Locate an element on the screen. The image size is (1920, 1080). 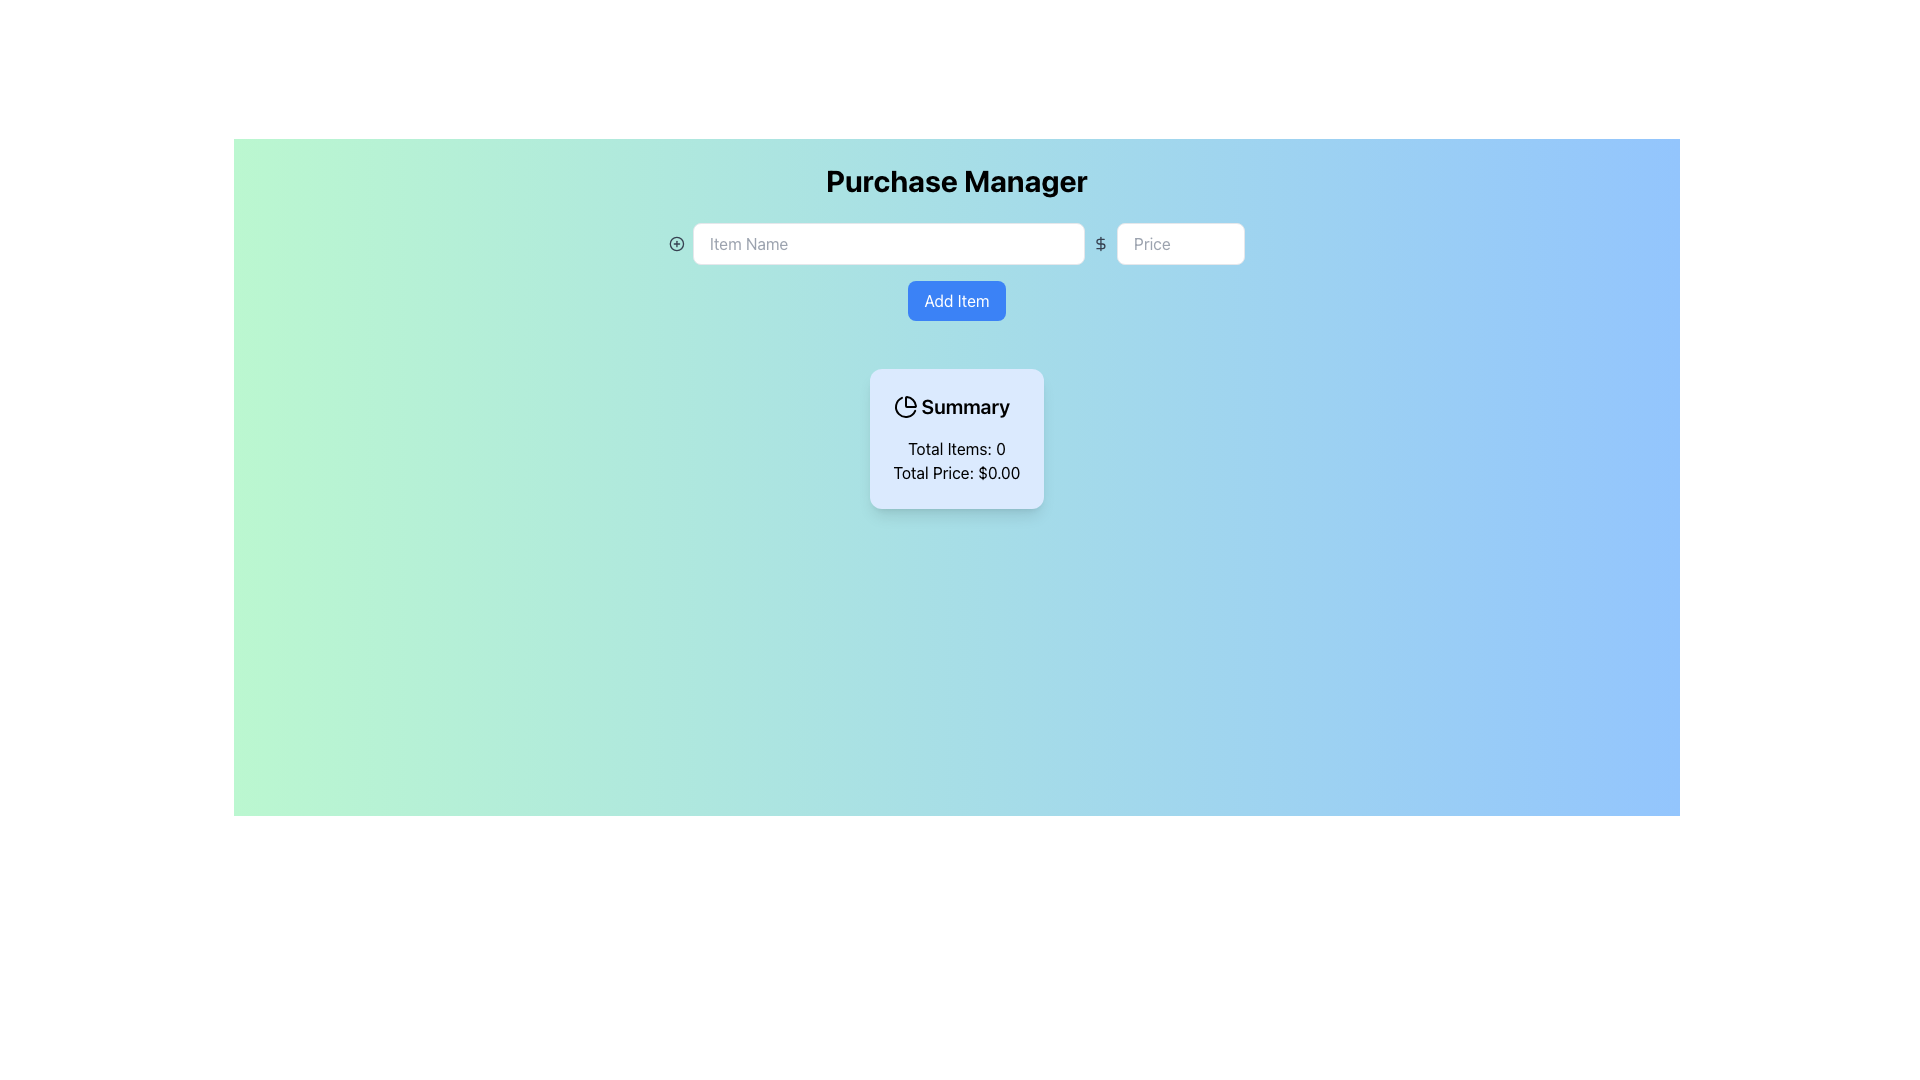
the informational panel with a light blue background that displays the title 'Summary' and includes details about total items and price is located at coordinates (955, 438).